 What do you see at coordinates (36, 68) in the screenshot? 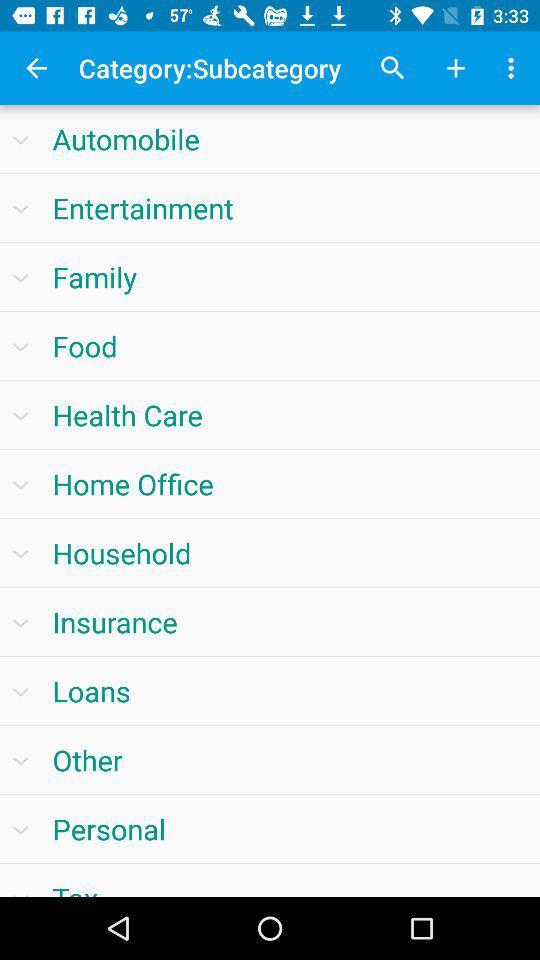
I see `the icon above automobile` at bounding box center [36, 68].